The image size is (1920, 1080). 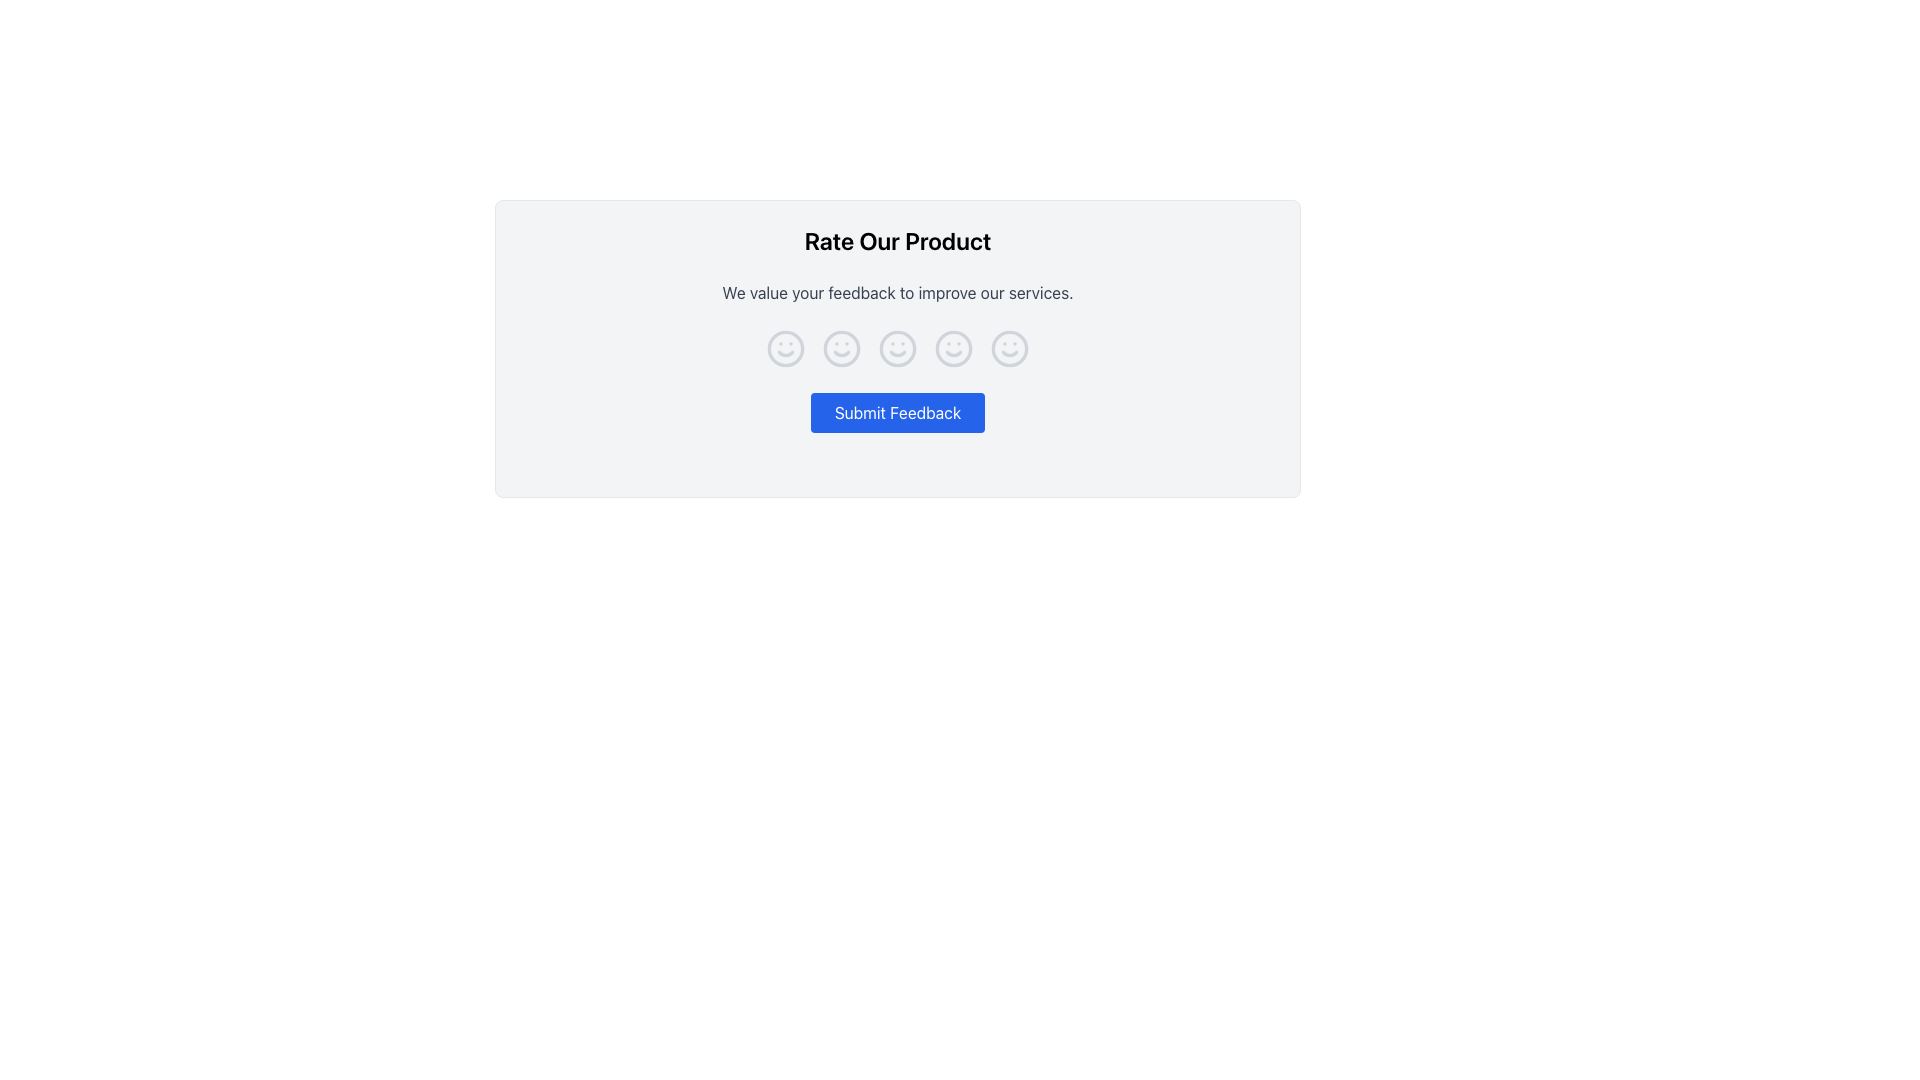 What do you see at coordinates (785, 347) in the screenshot?
I see `the first smiley face icon represented by the SVG Circle, which is part of a rating system in the feedback interface` at bounding box center [785, 347].